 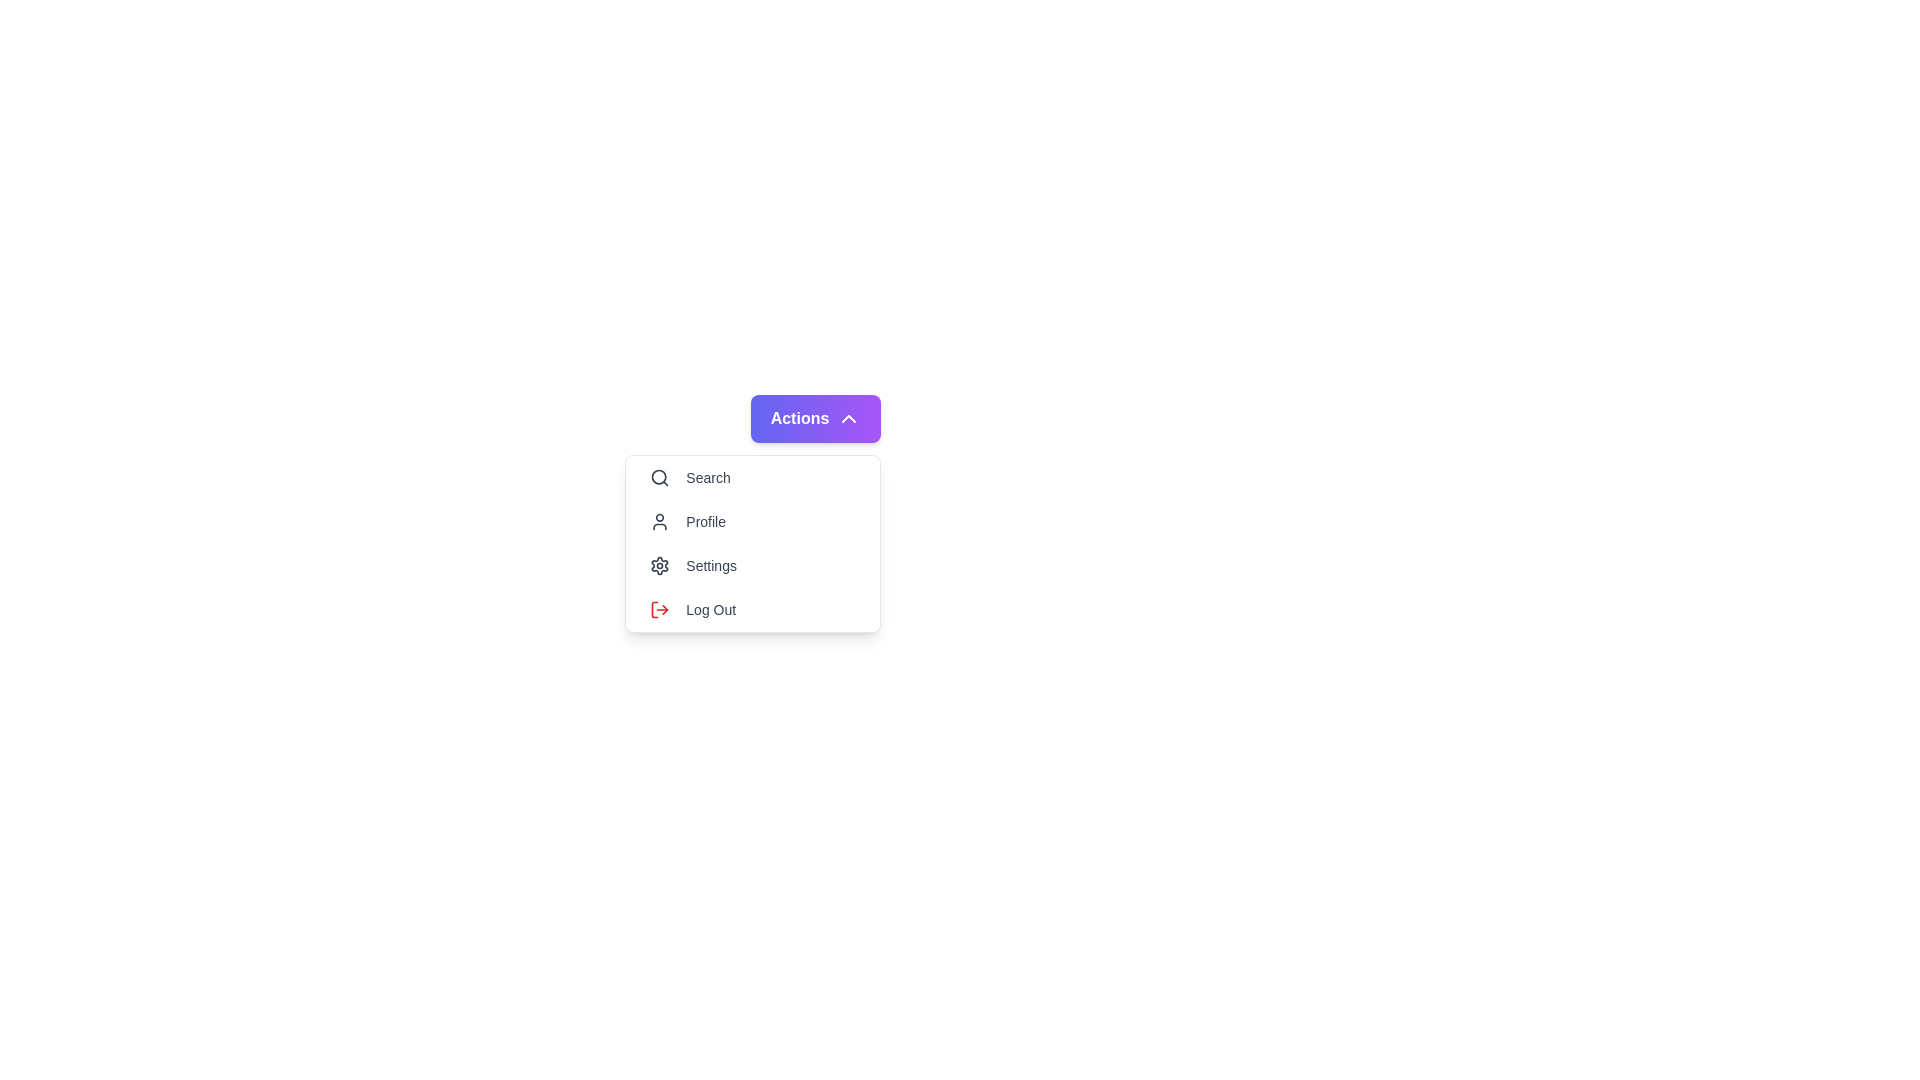 What do you see at coordinates (752, 543) in the screenshot?
I see `the 'Settings' dropdown menu item located in the middle-right of the interface` at bounding box center [752, 543].